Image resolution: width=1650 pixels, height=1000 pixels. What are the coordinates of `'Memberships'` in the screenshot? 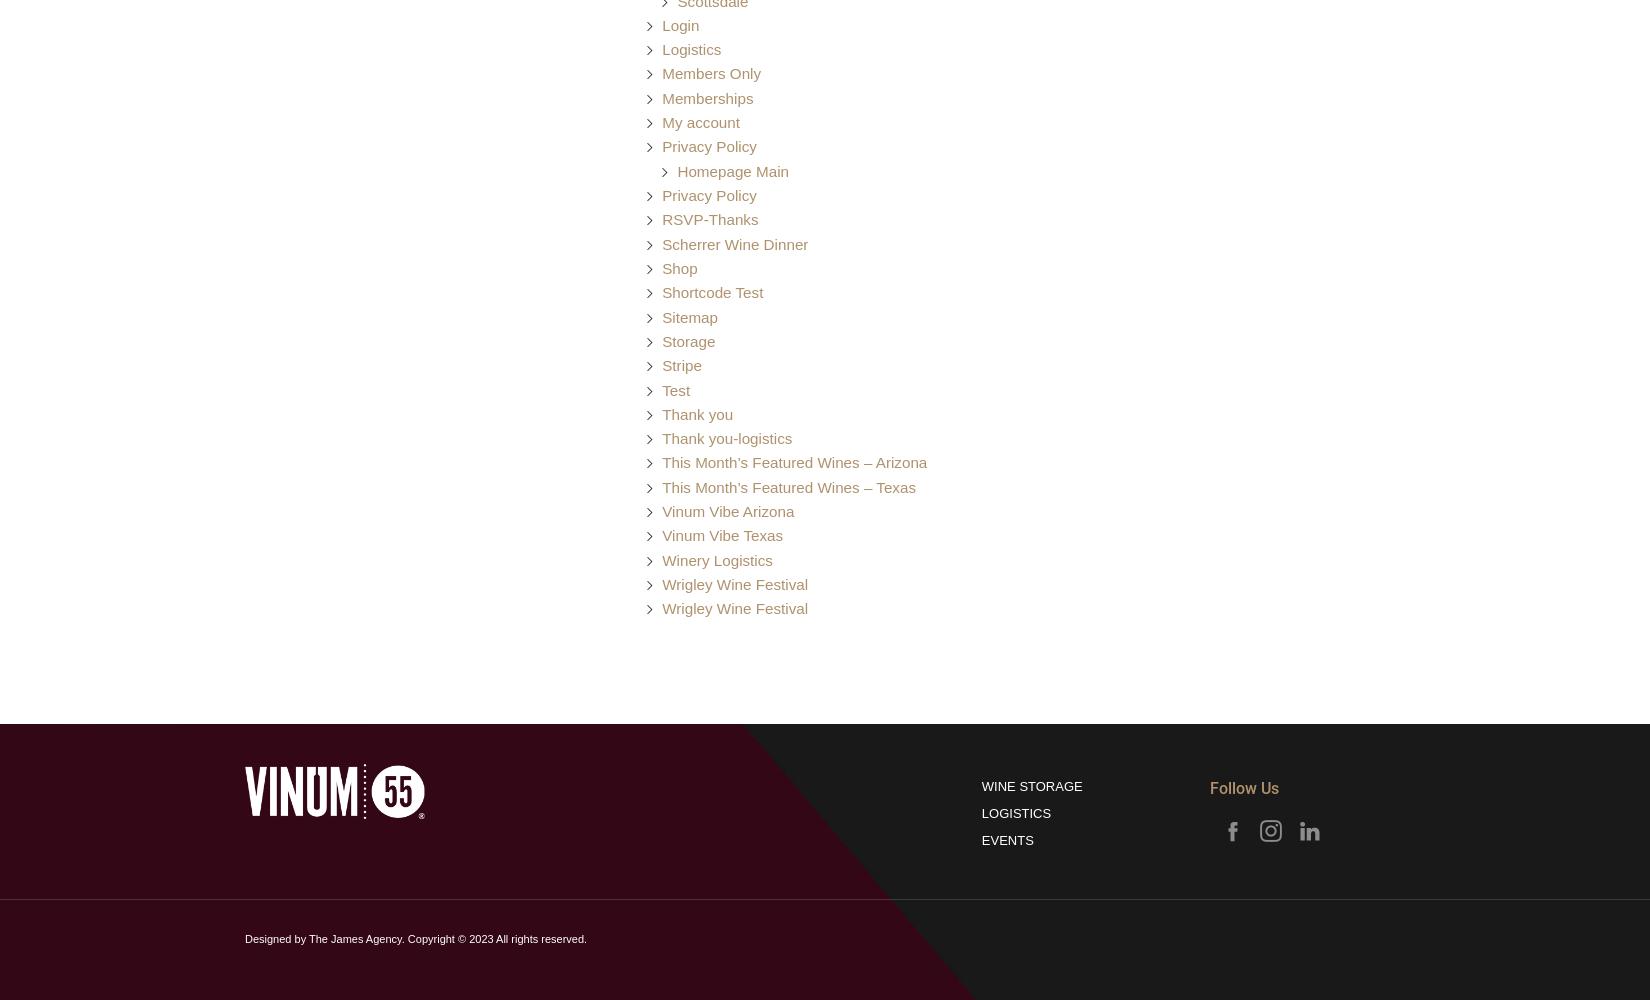 It's located at (706, 96).